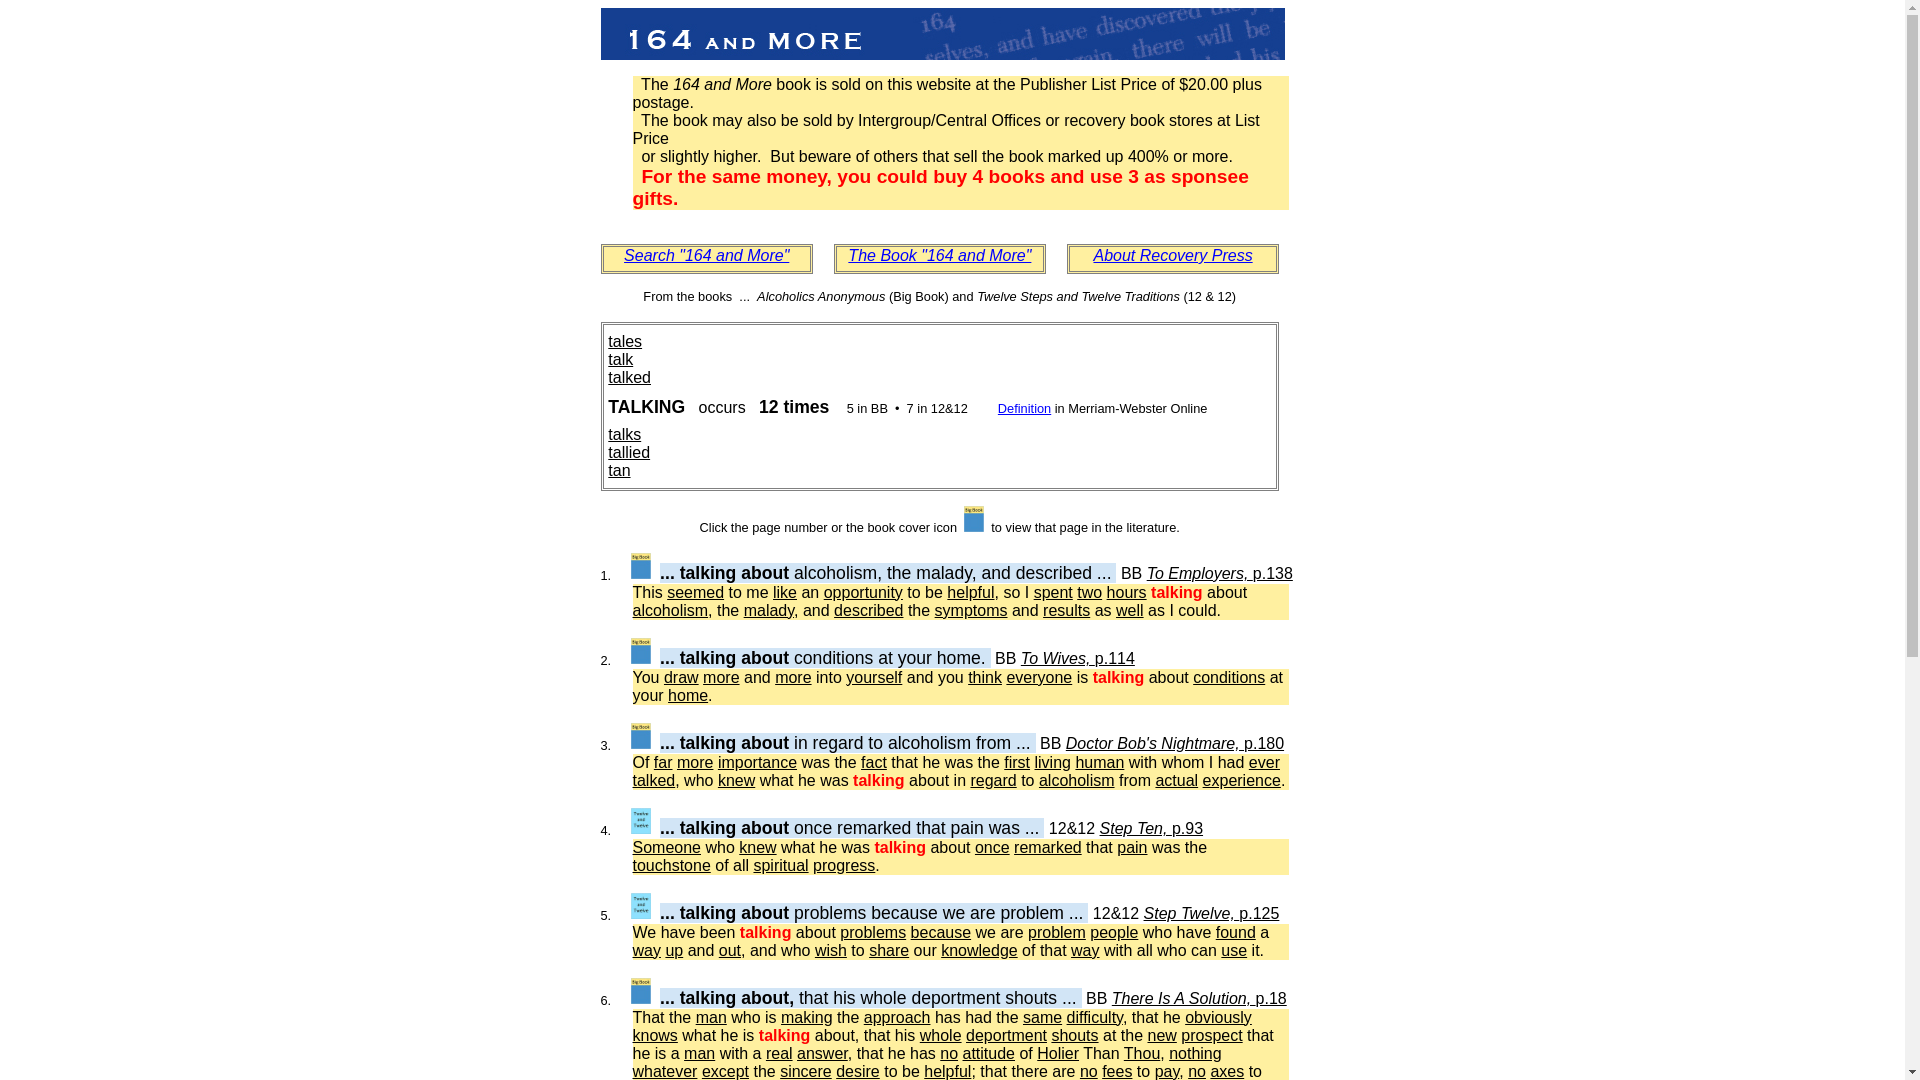 The height and width of the screenshot is (1080, 1920). Describe the element at coordinates (699, 1052) in the screenshot. I see `'man'` at that location.